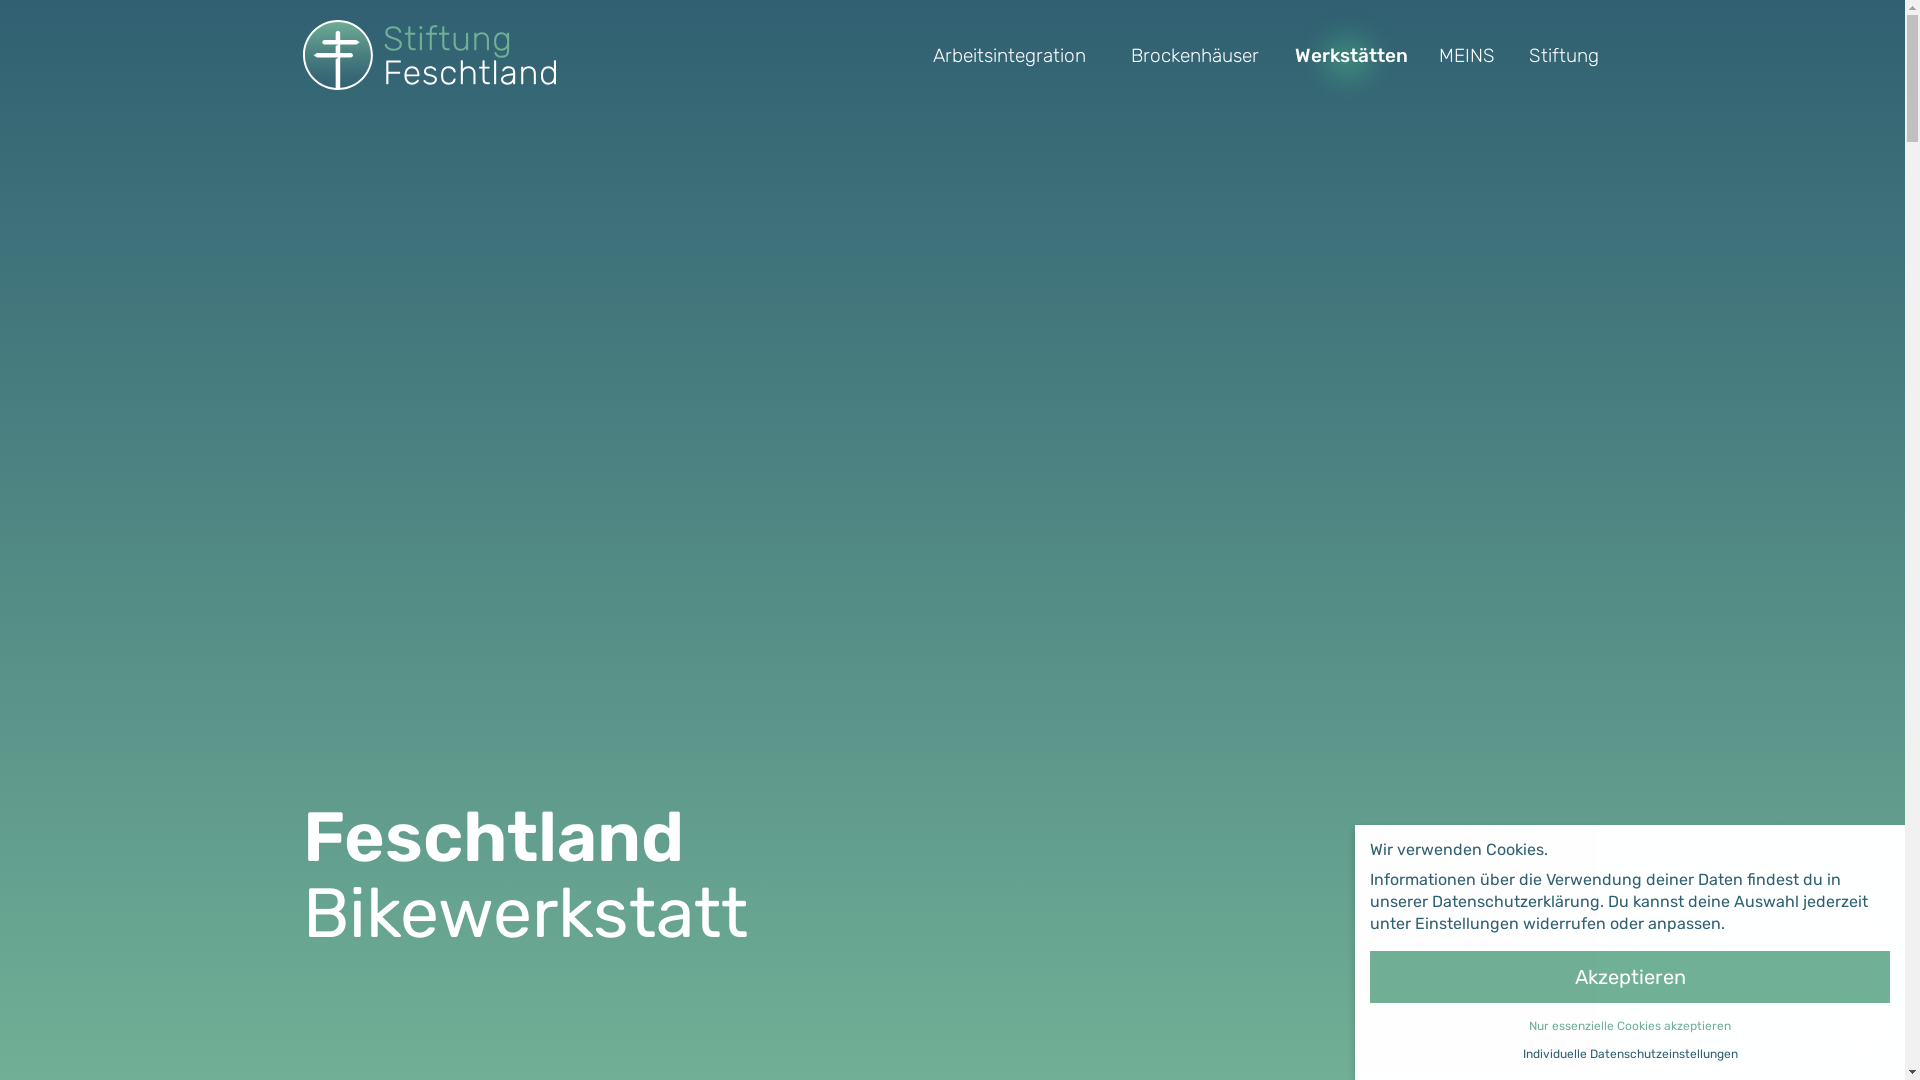 The height and width of the screenshot is (1080, 1920). What do you see at coordinates (1629, 1052) in the screenshot?
I see `'Individuelle Datenschutzeinstellungen'` at bounding box center [1629, 1052].